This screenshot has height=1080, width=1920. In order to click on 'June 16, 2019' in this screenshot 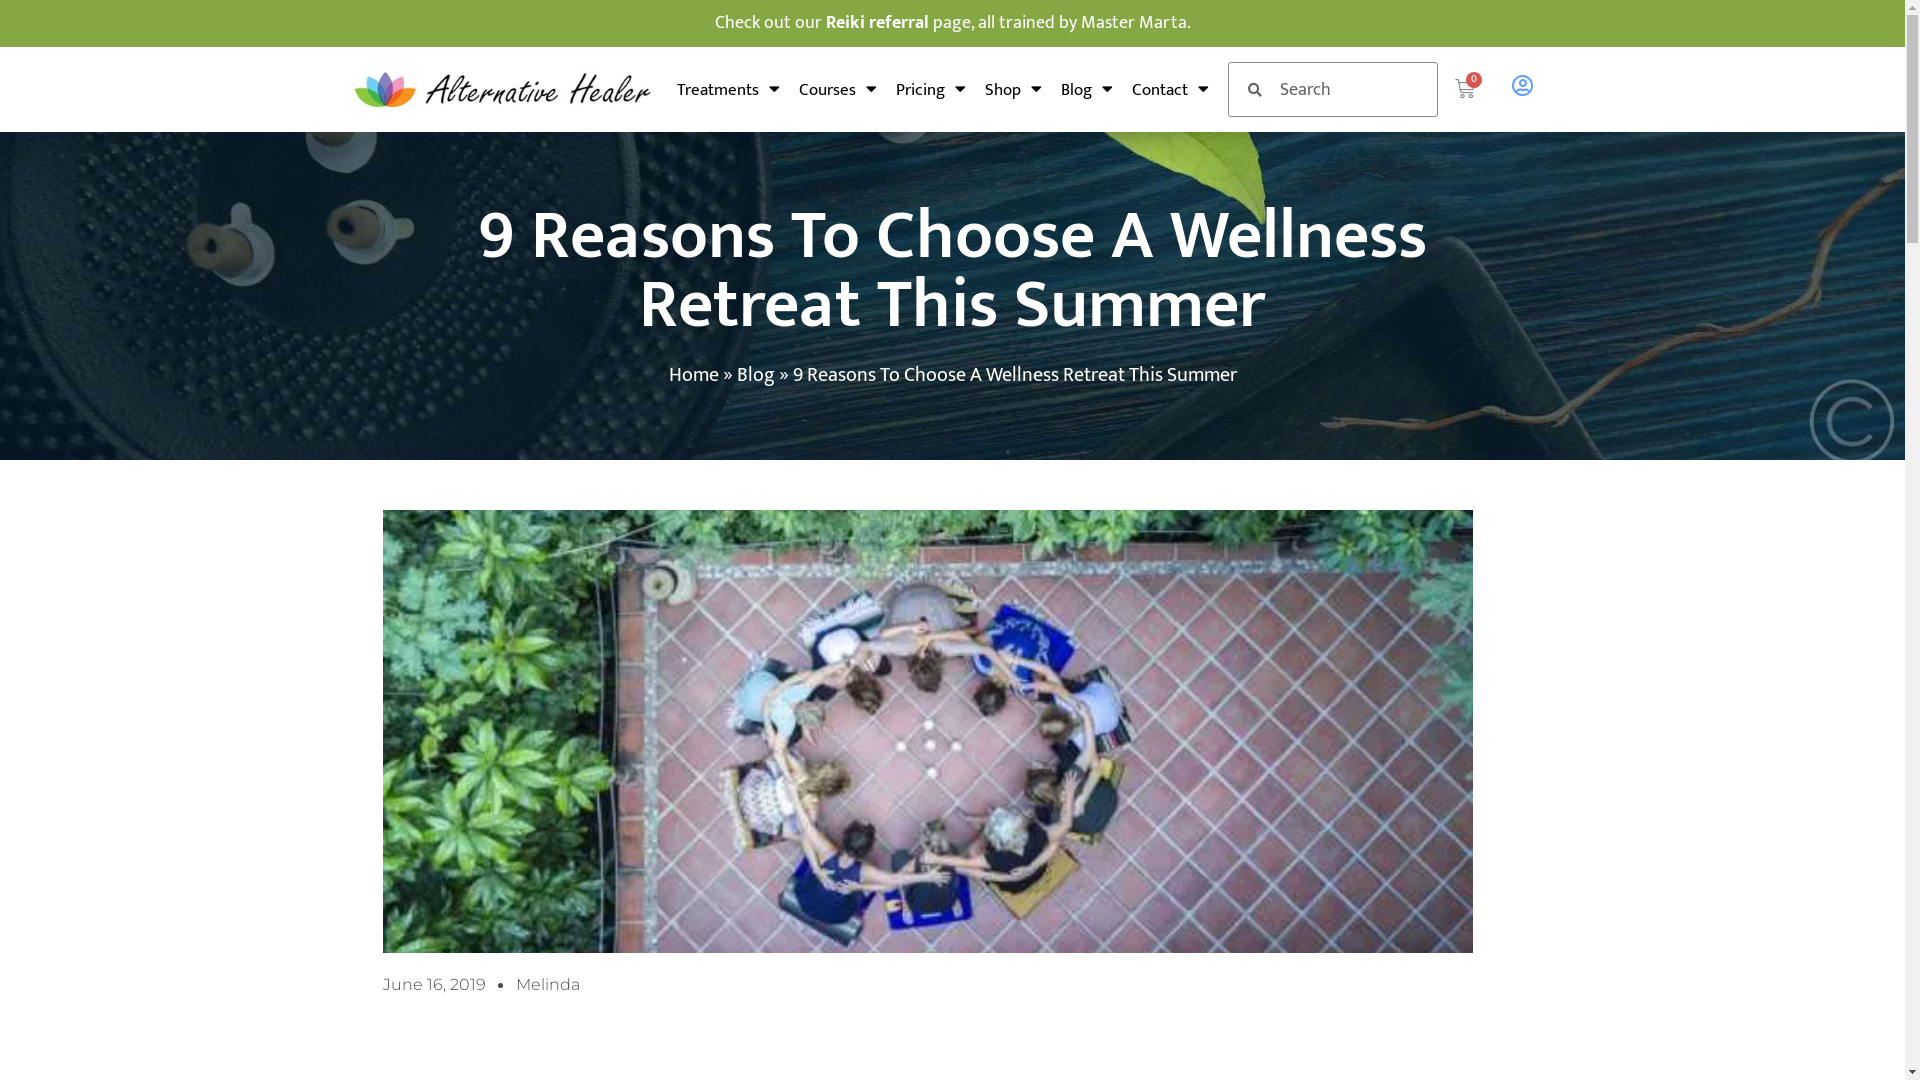, I will do `click(432, 983)`.